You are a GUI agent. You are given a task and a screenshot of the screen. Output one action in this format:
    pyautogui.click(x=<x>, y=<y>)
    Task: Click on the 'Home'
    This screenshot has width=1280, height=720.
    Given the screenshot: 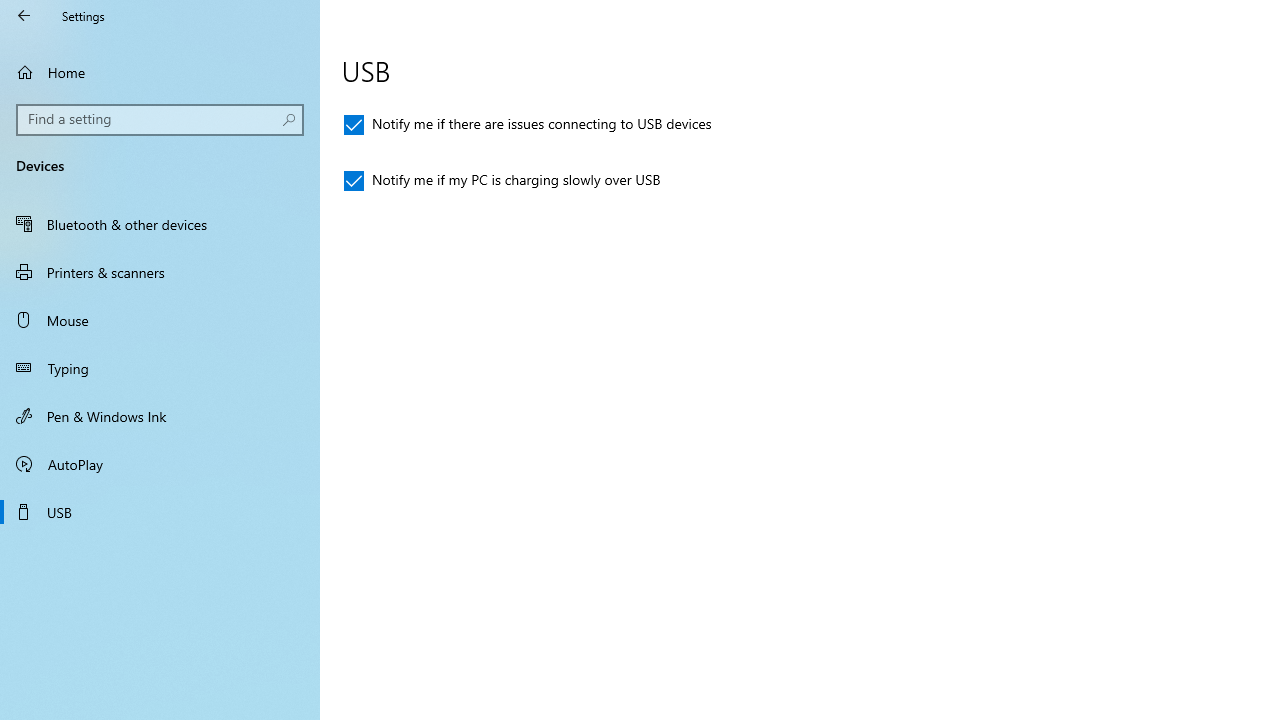 What is the action you would take?
    pyautogui.click(x=160, y=71)
    